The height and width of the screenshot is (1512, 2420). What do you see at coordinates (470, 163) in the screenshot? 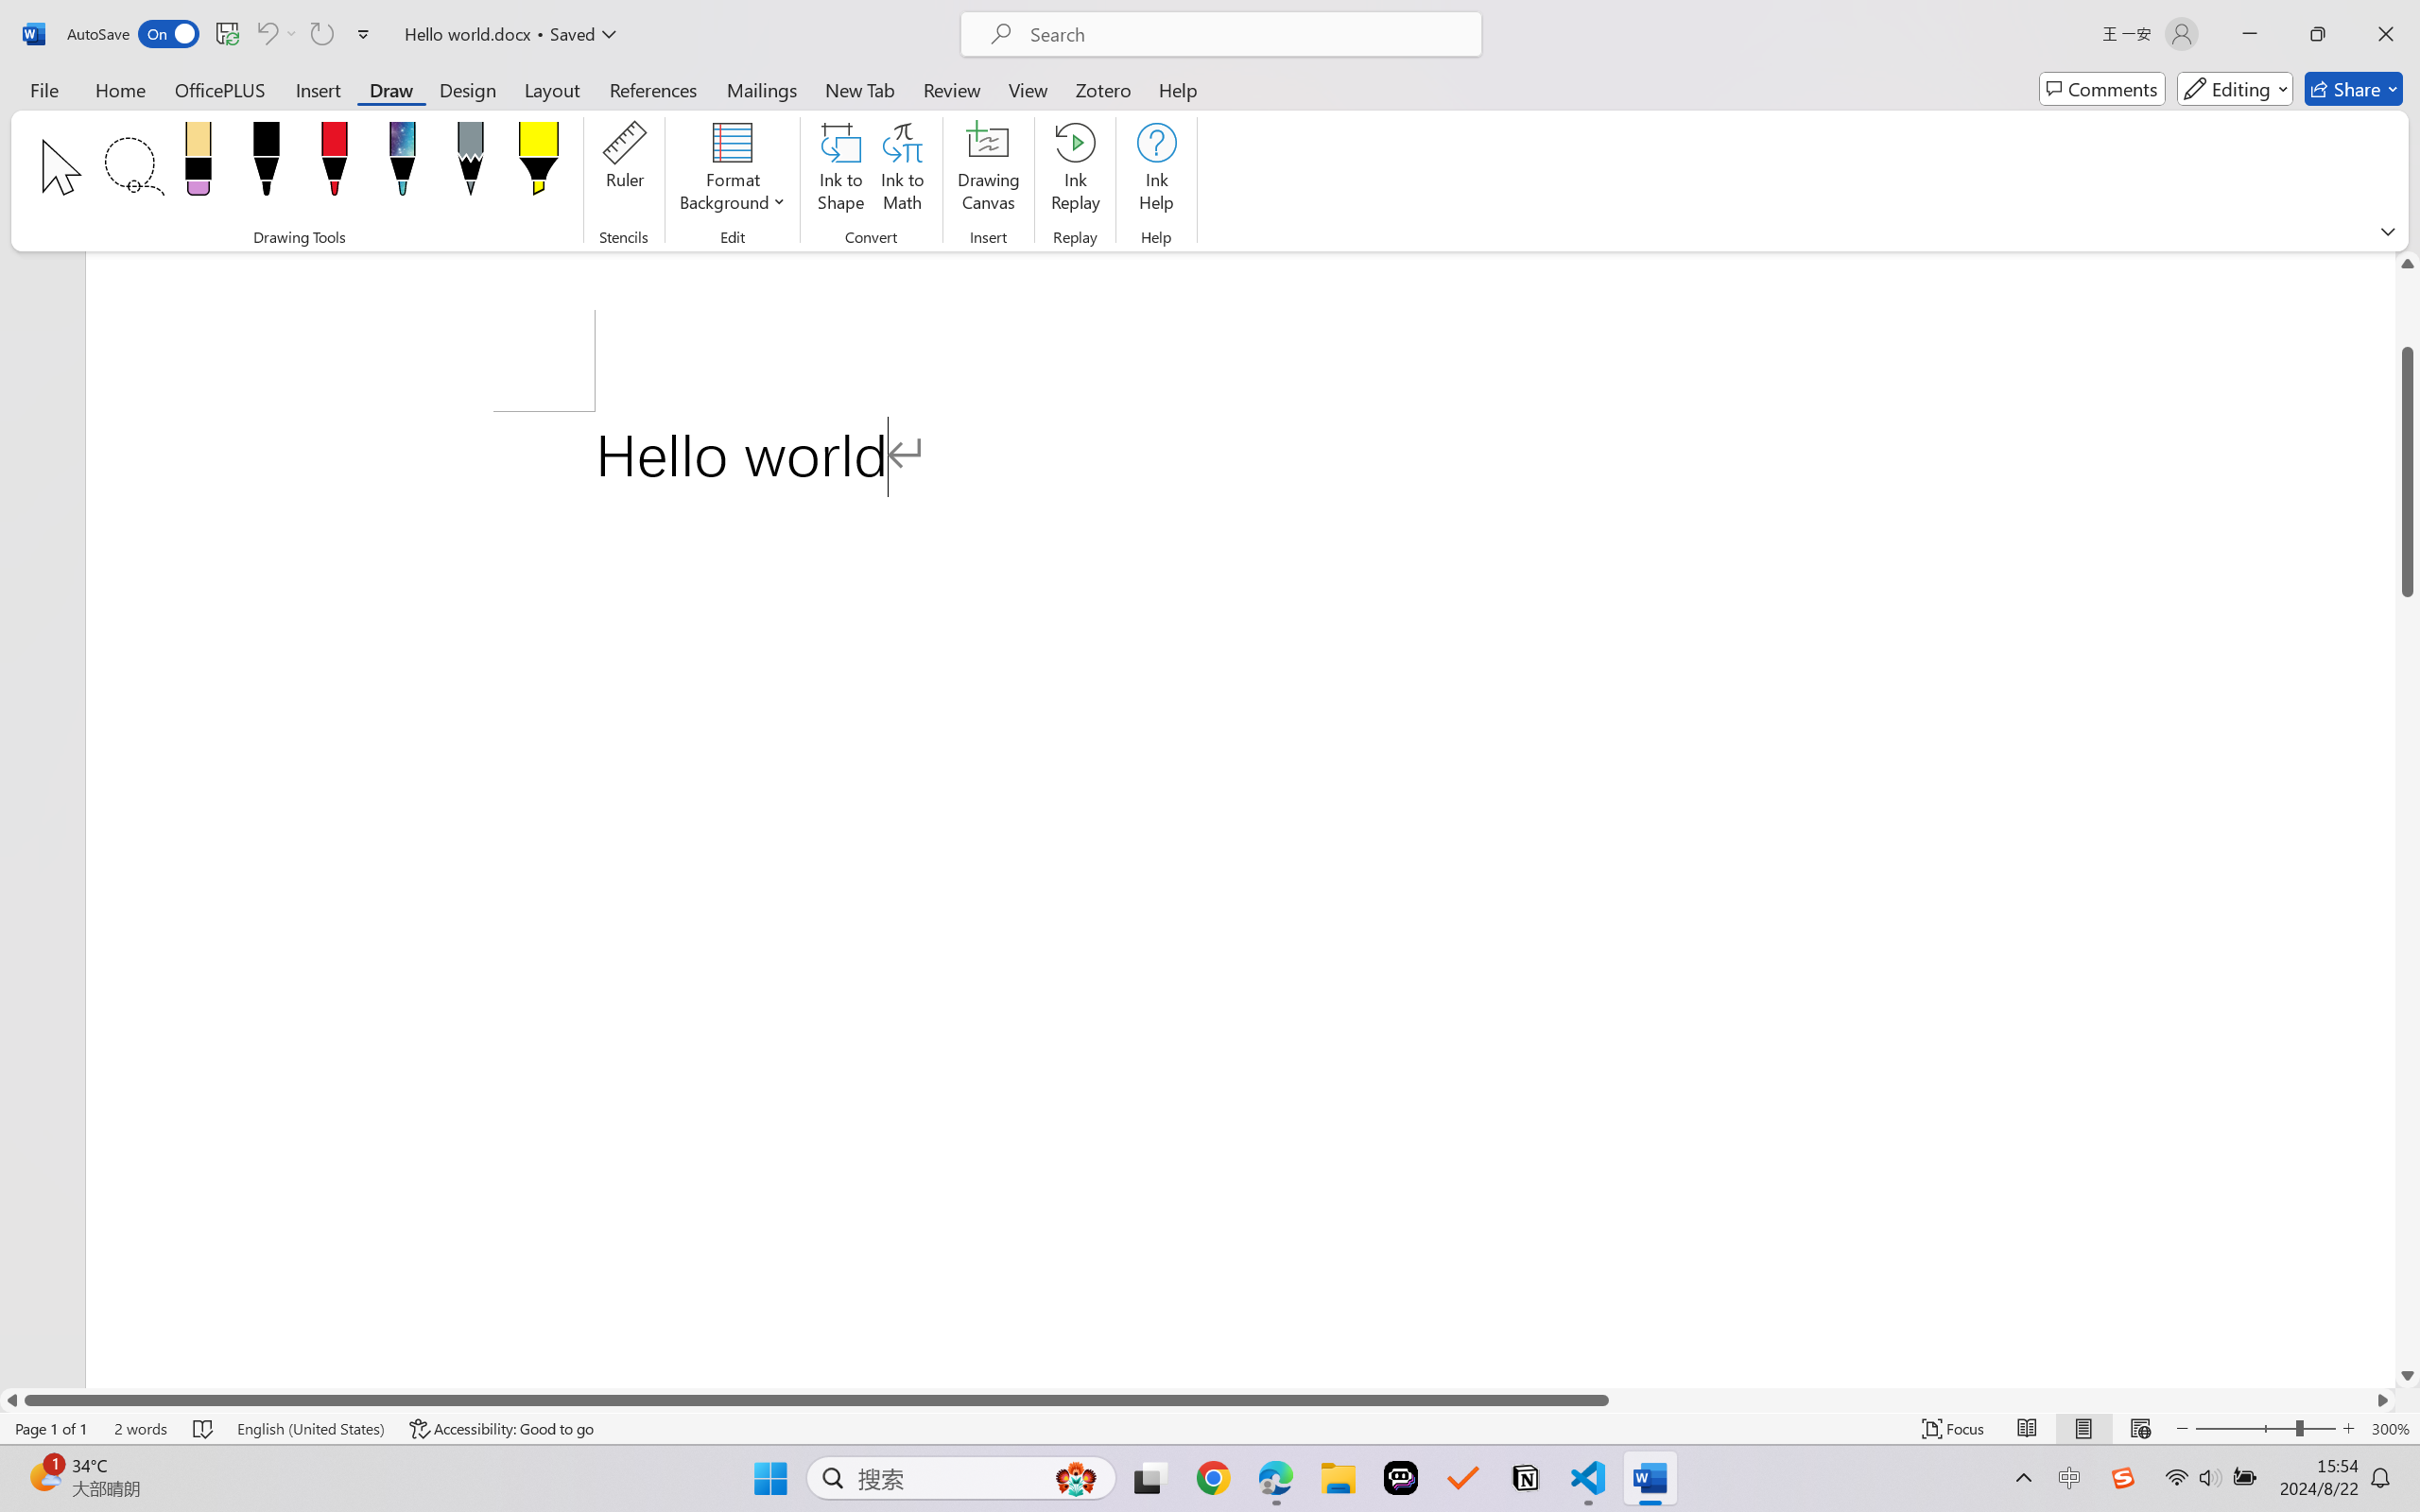
I see `'Pencil: Gray, 1 mm'` at bounding box center [470, 163].